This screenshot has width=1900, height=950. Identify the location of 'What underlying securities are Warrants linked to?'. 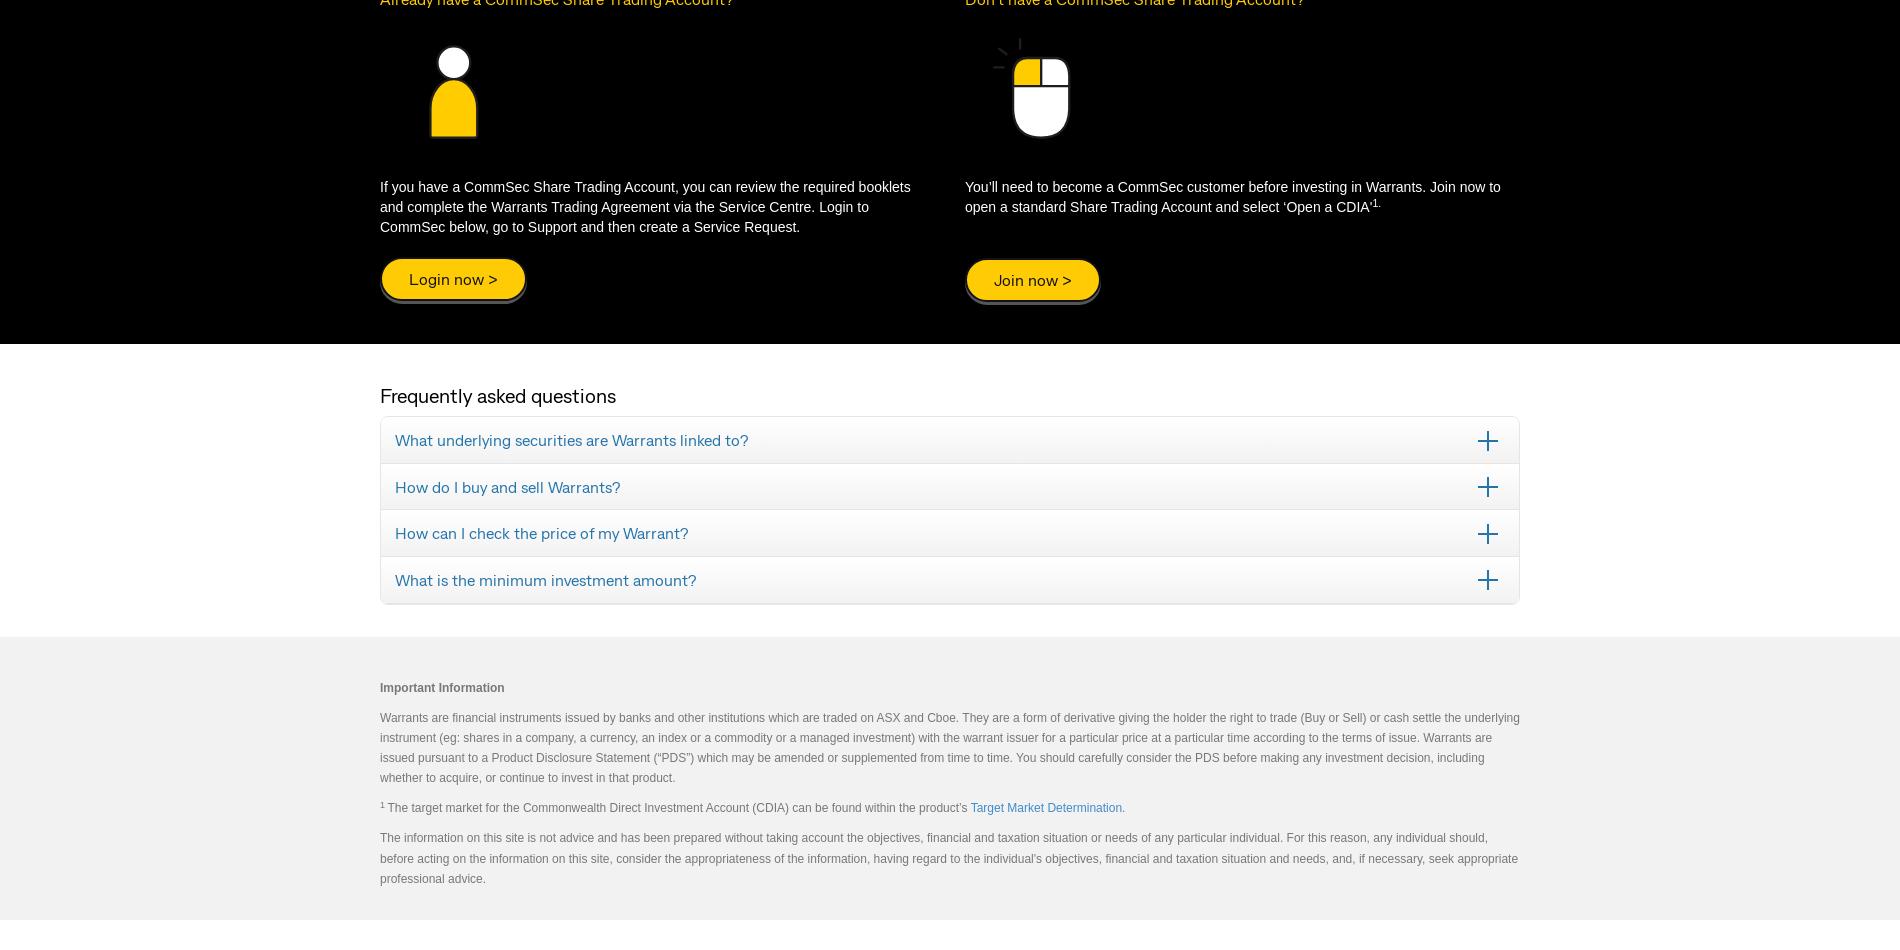
(571, 438).